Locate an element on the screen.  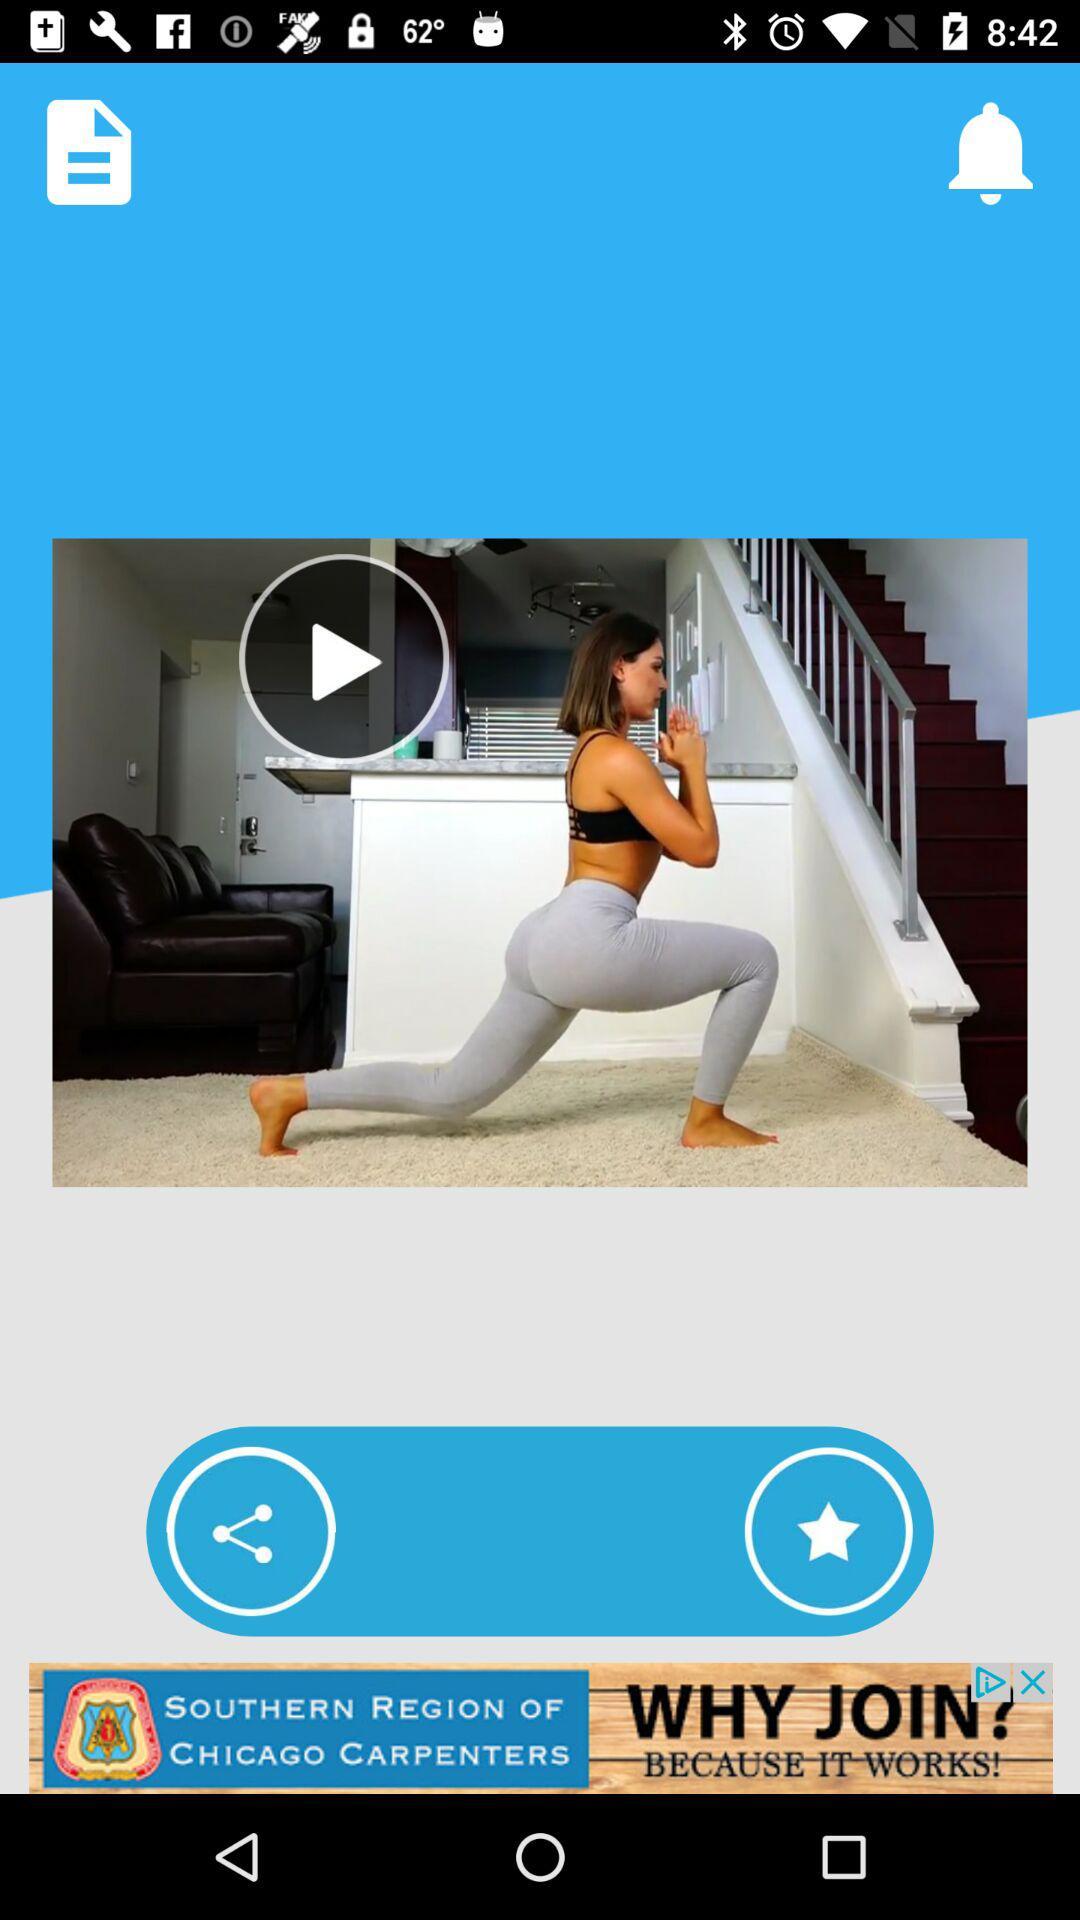
admin is located at coordinates (540, 1727).